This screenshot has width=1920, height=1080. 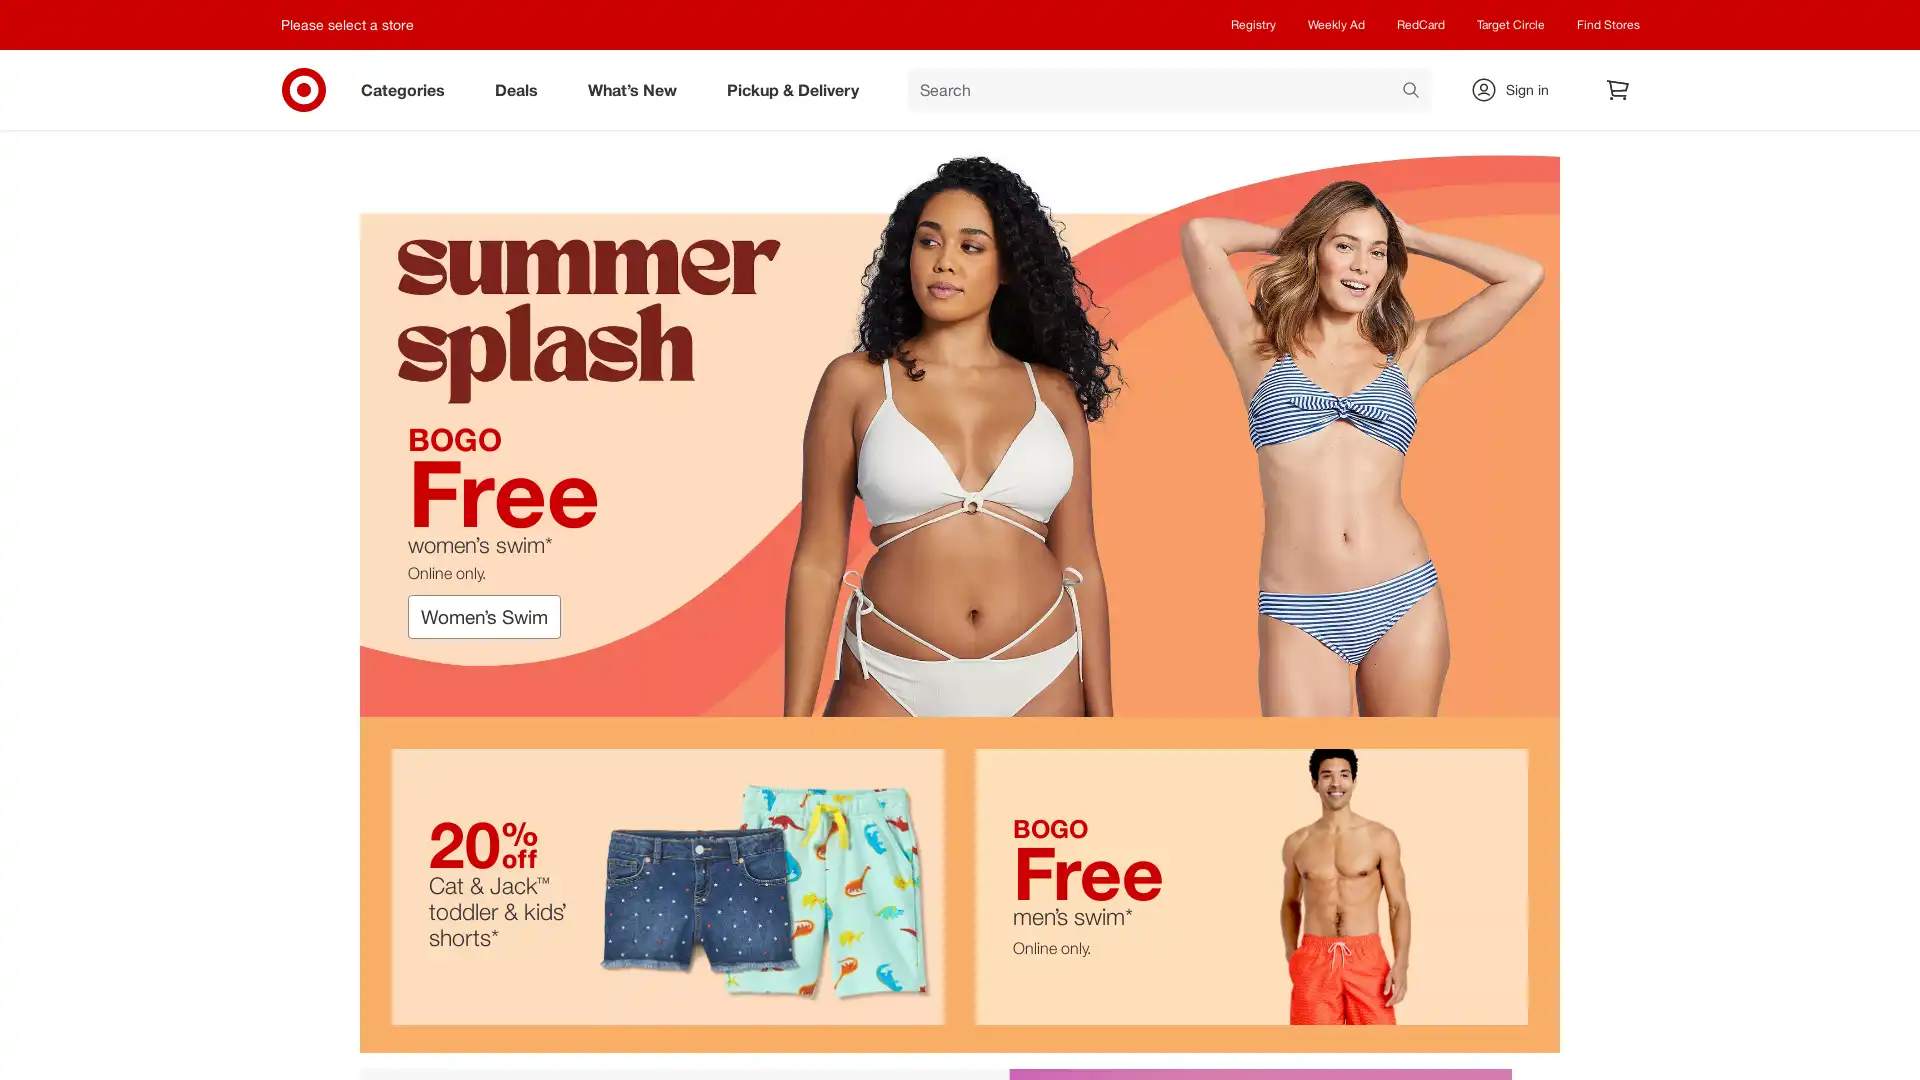 What do you see at coordinates (355, 24) in the screenshot?
I see `My Store  Closes At 10pm San Jose Oakridge` at bounding box center [355, 24].